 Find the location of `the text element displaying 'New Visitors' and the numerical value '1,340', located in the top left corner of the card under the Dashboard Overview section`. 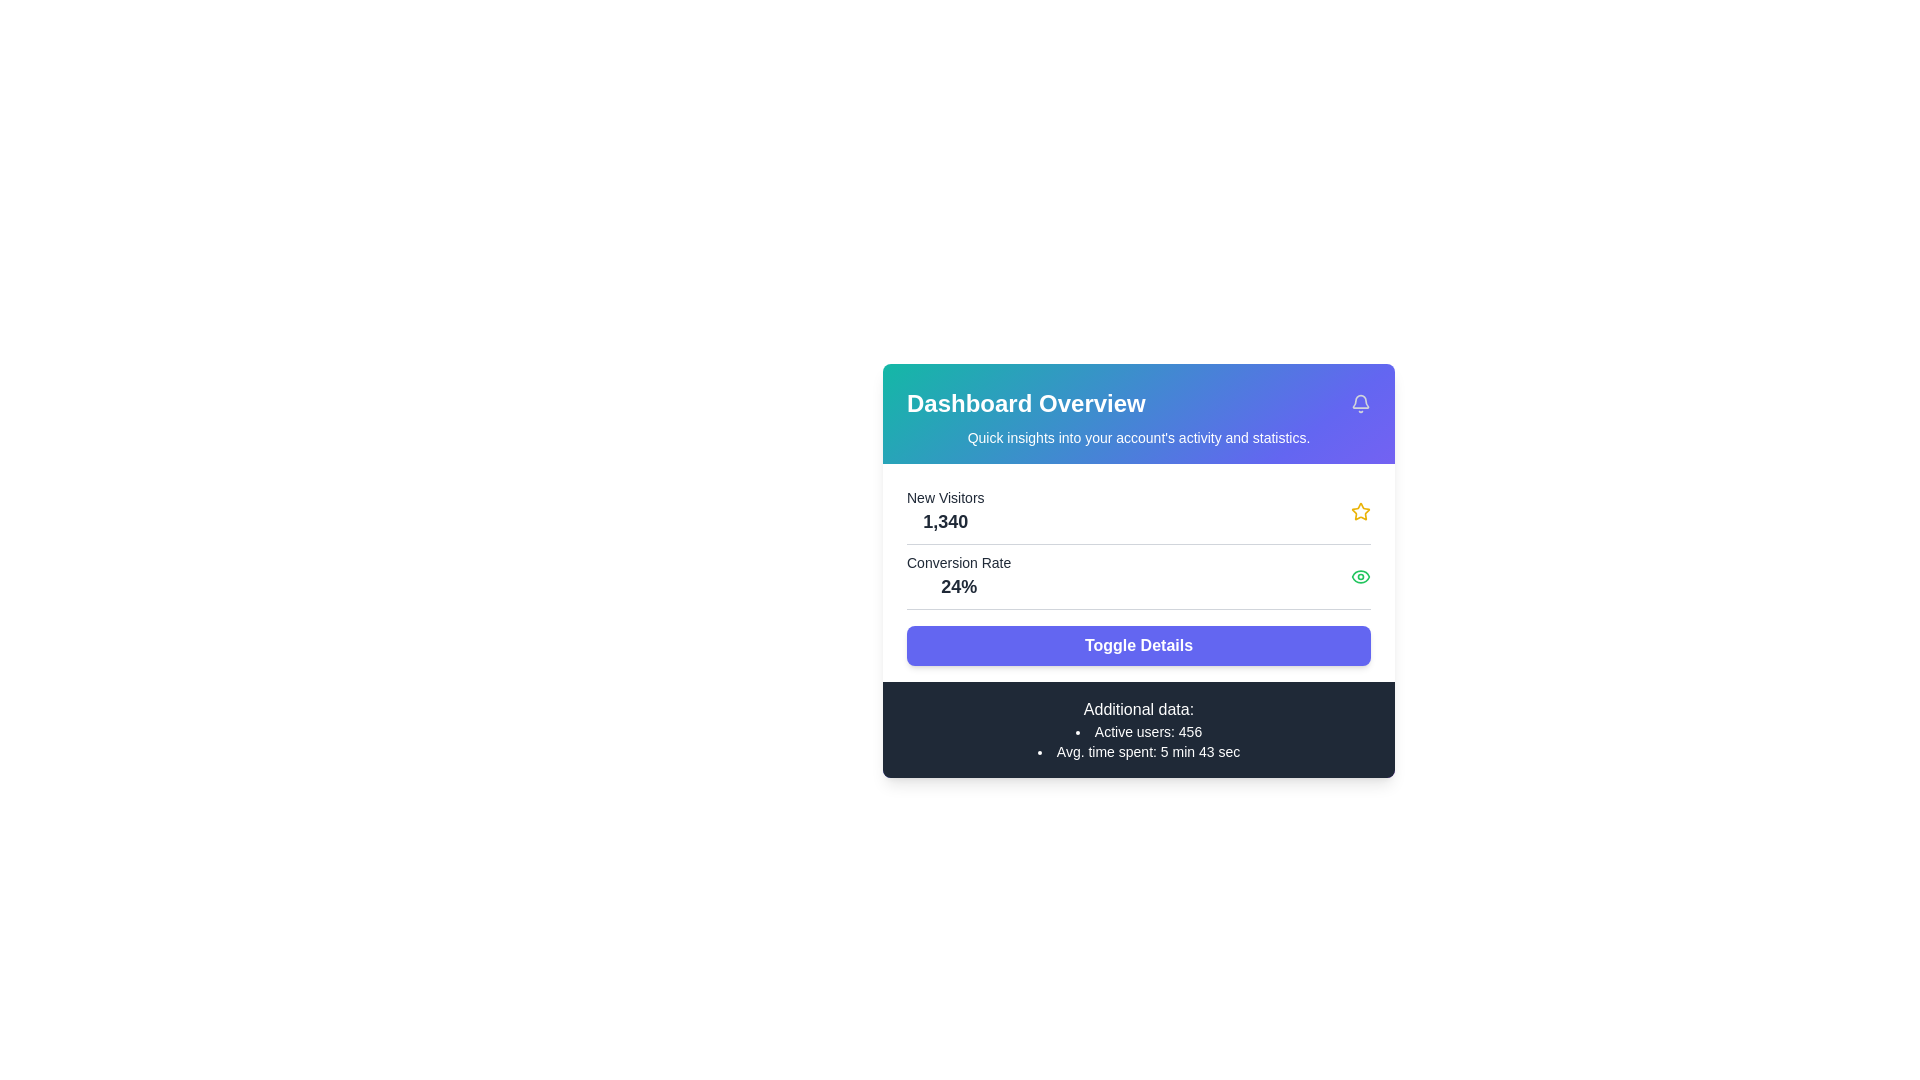

the text element displaying 'New Visitors' and the numerical value '1,340', located in the top left corner of the card under the Dashboard Overview section is located at coordinates (944, 511).